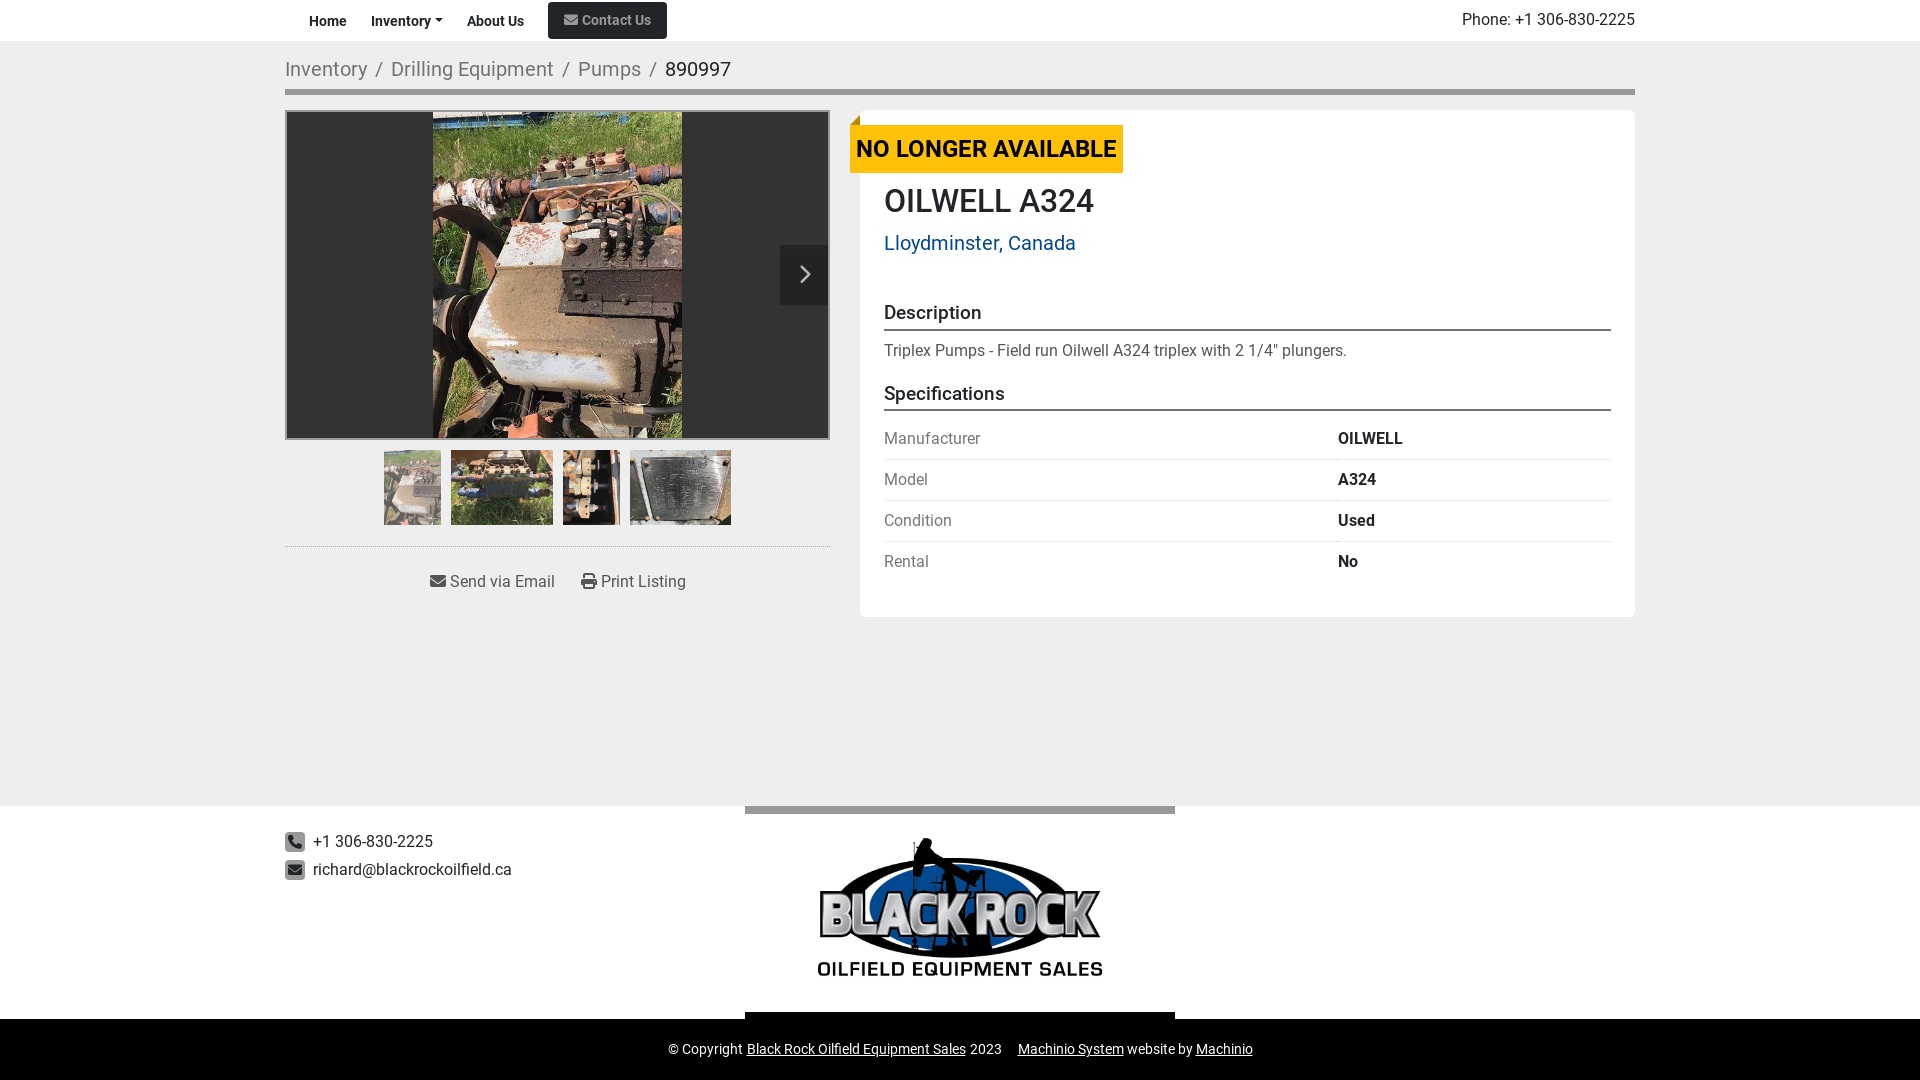  What do you see at coordinates (327, 20) in the screenshot?
I see `'Home'` at bounding box center [327, 20].